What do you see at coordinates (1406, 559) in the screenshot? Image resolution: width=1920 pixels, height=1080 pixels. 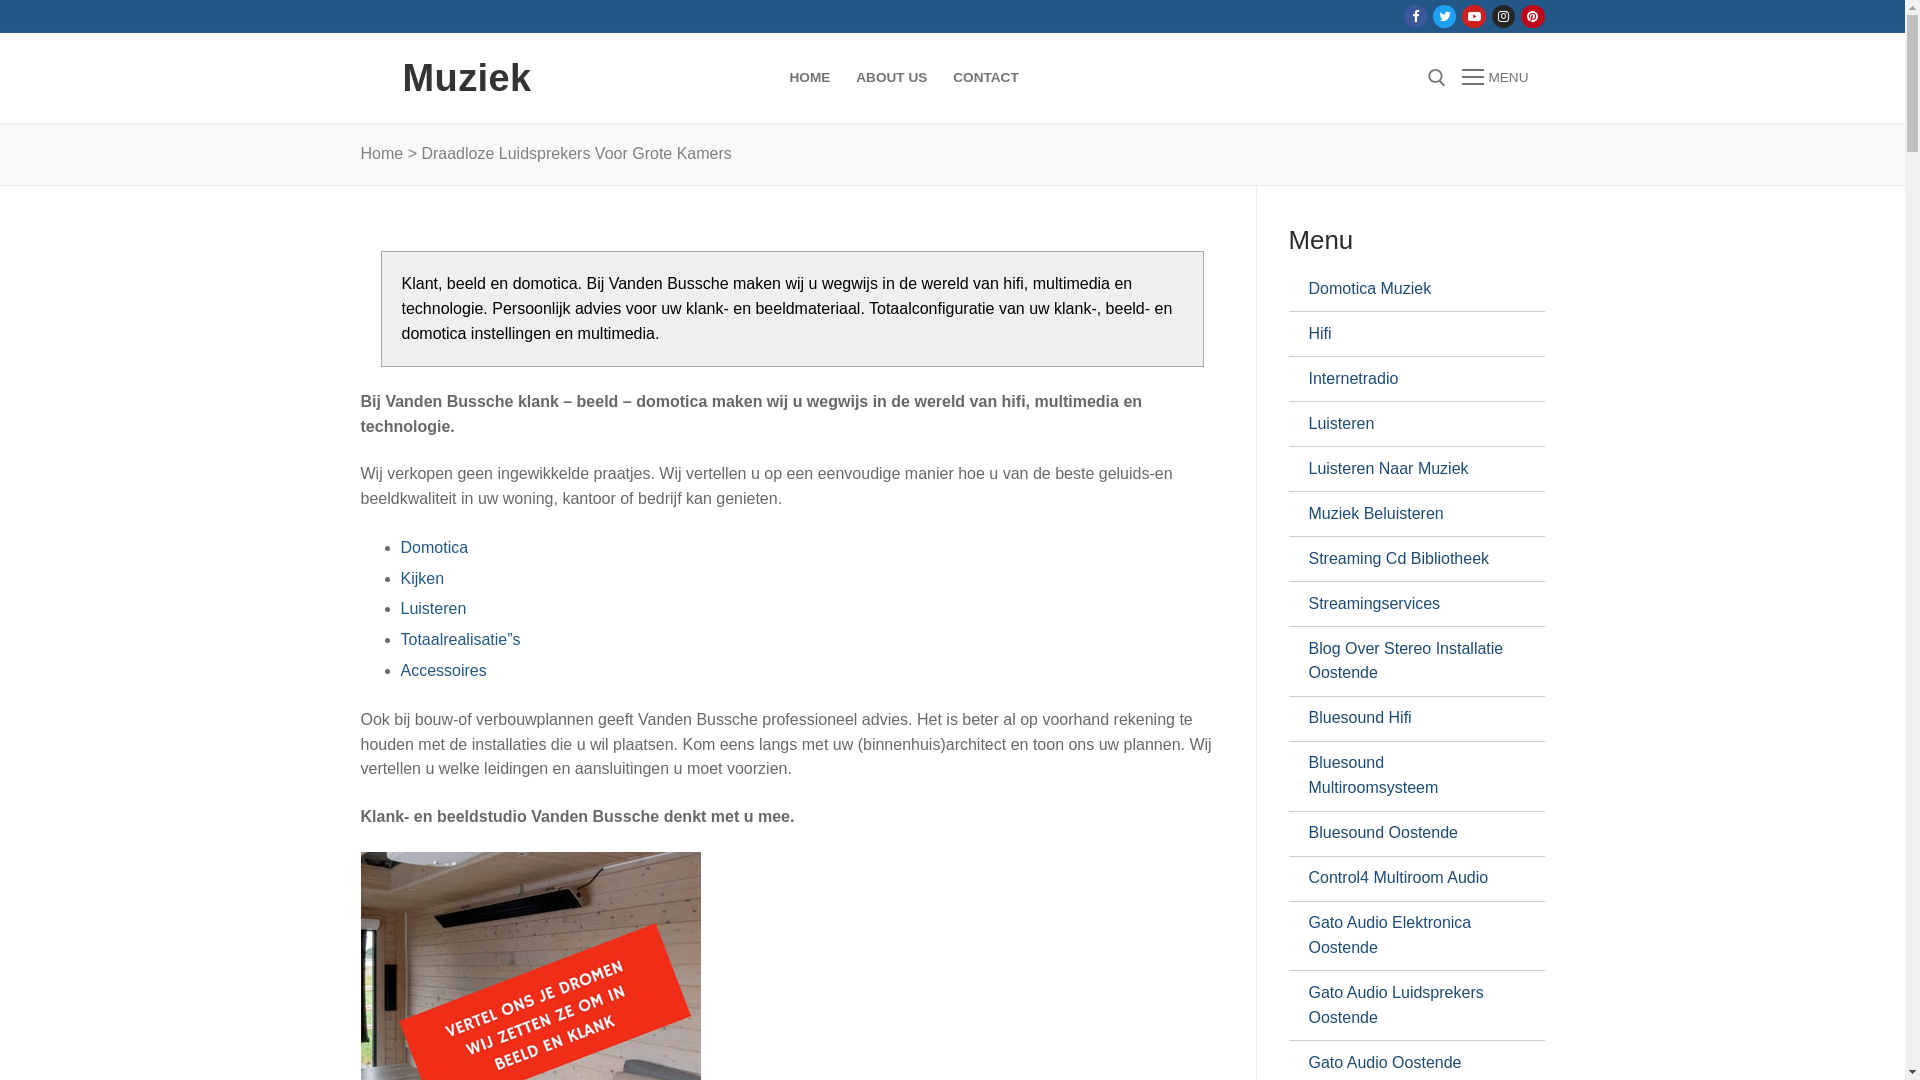 I see `'Streaming Cd Bibliotheek'` at bounding box center [1406, 559].